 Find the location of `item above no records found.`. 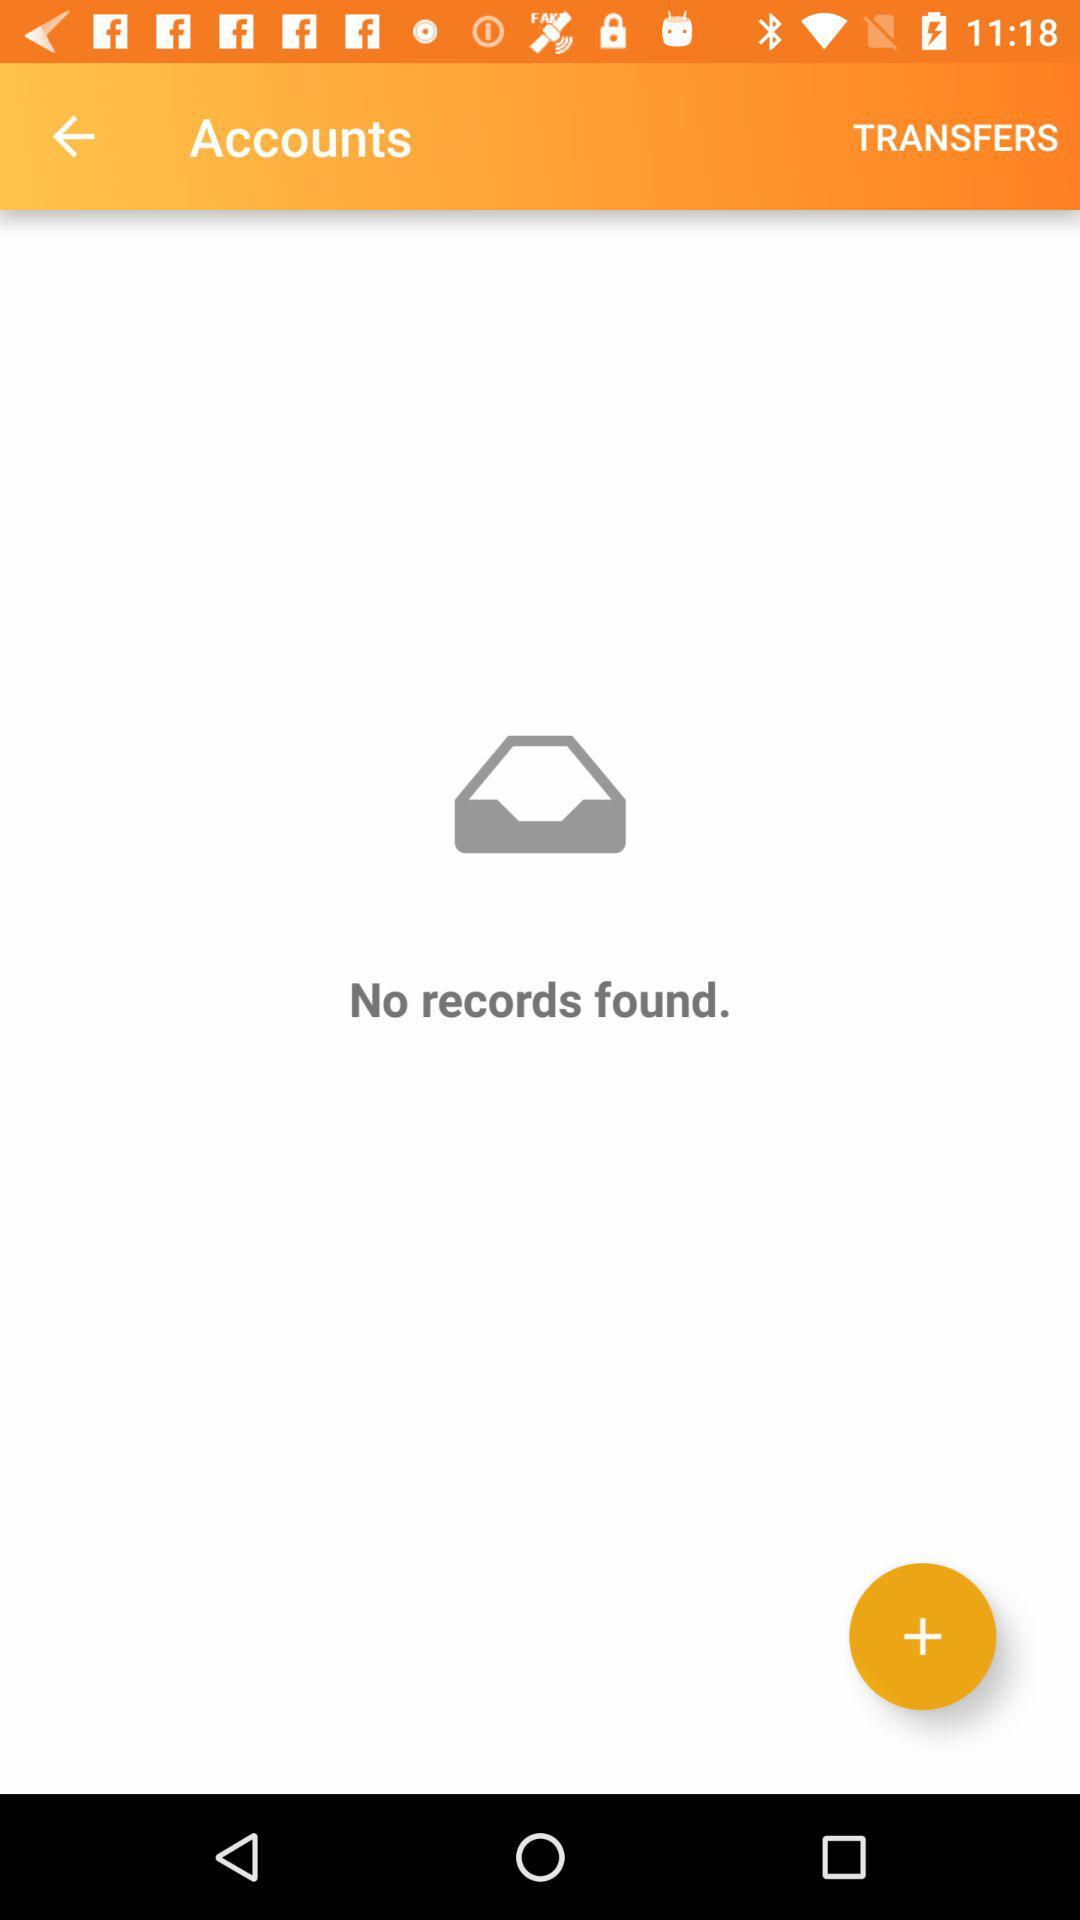

item above no records found. is located at coordinates (72, 135).